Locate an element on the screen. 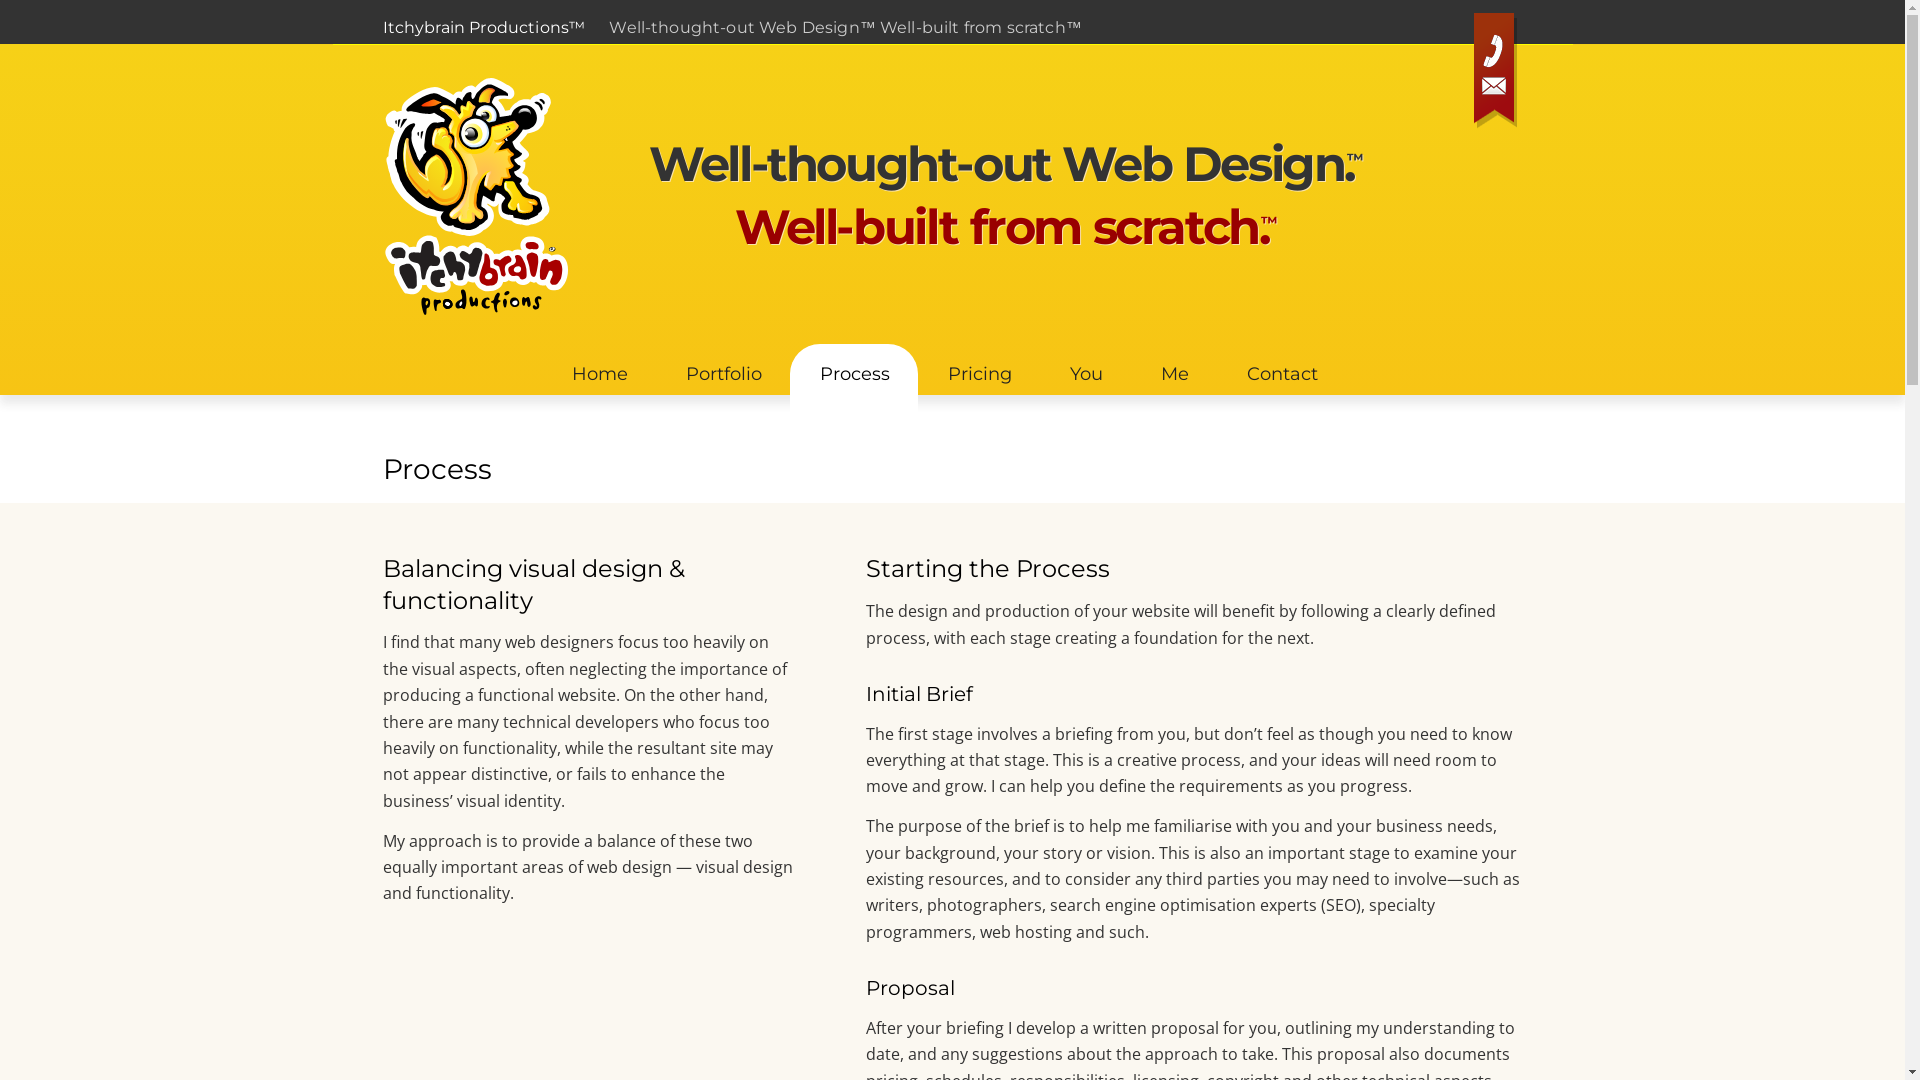 The height and width of the screenshot is (1080, 1920). 'You' is located at coordinates (1084, 369).